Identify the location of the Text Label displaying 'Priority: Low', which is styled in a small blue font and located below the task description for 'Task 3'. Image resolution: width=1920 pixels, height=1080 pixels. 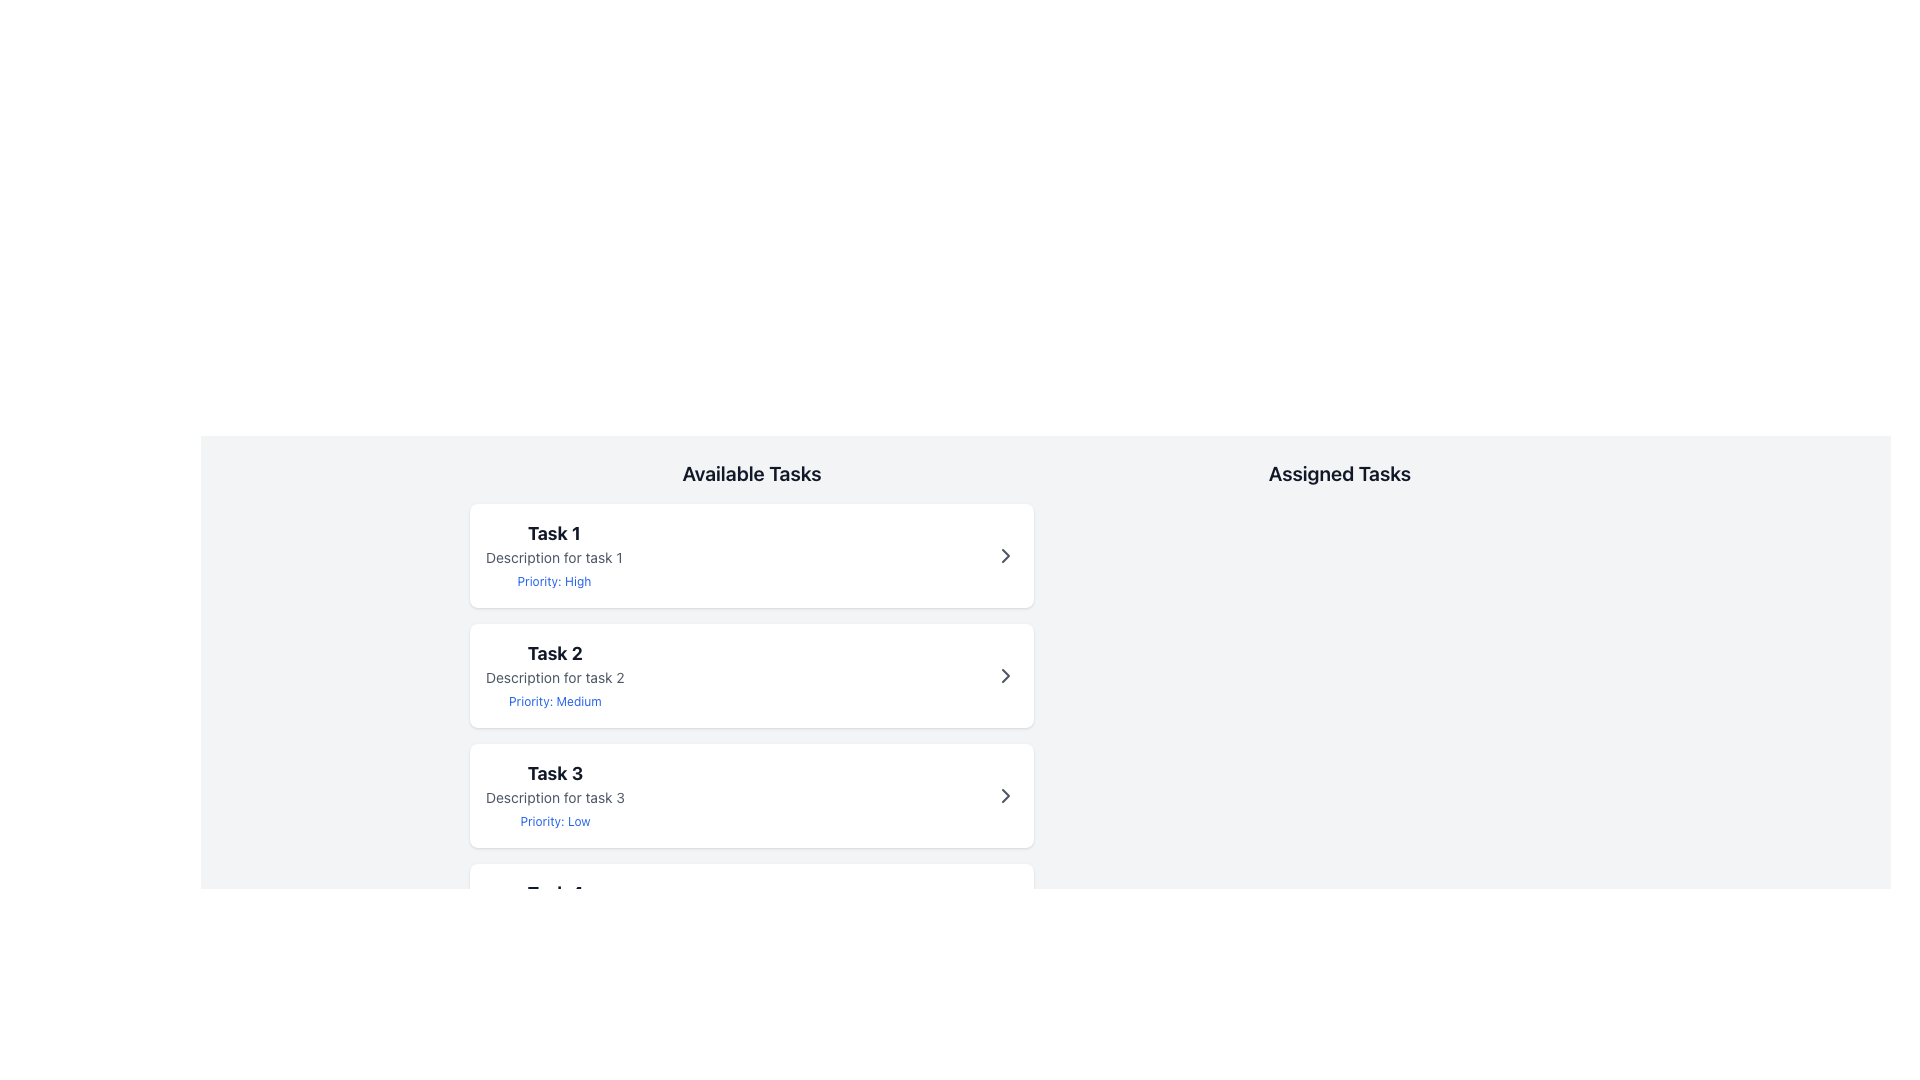
(555, 821).